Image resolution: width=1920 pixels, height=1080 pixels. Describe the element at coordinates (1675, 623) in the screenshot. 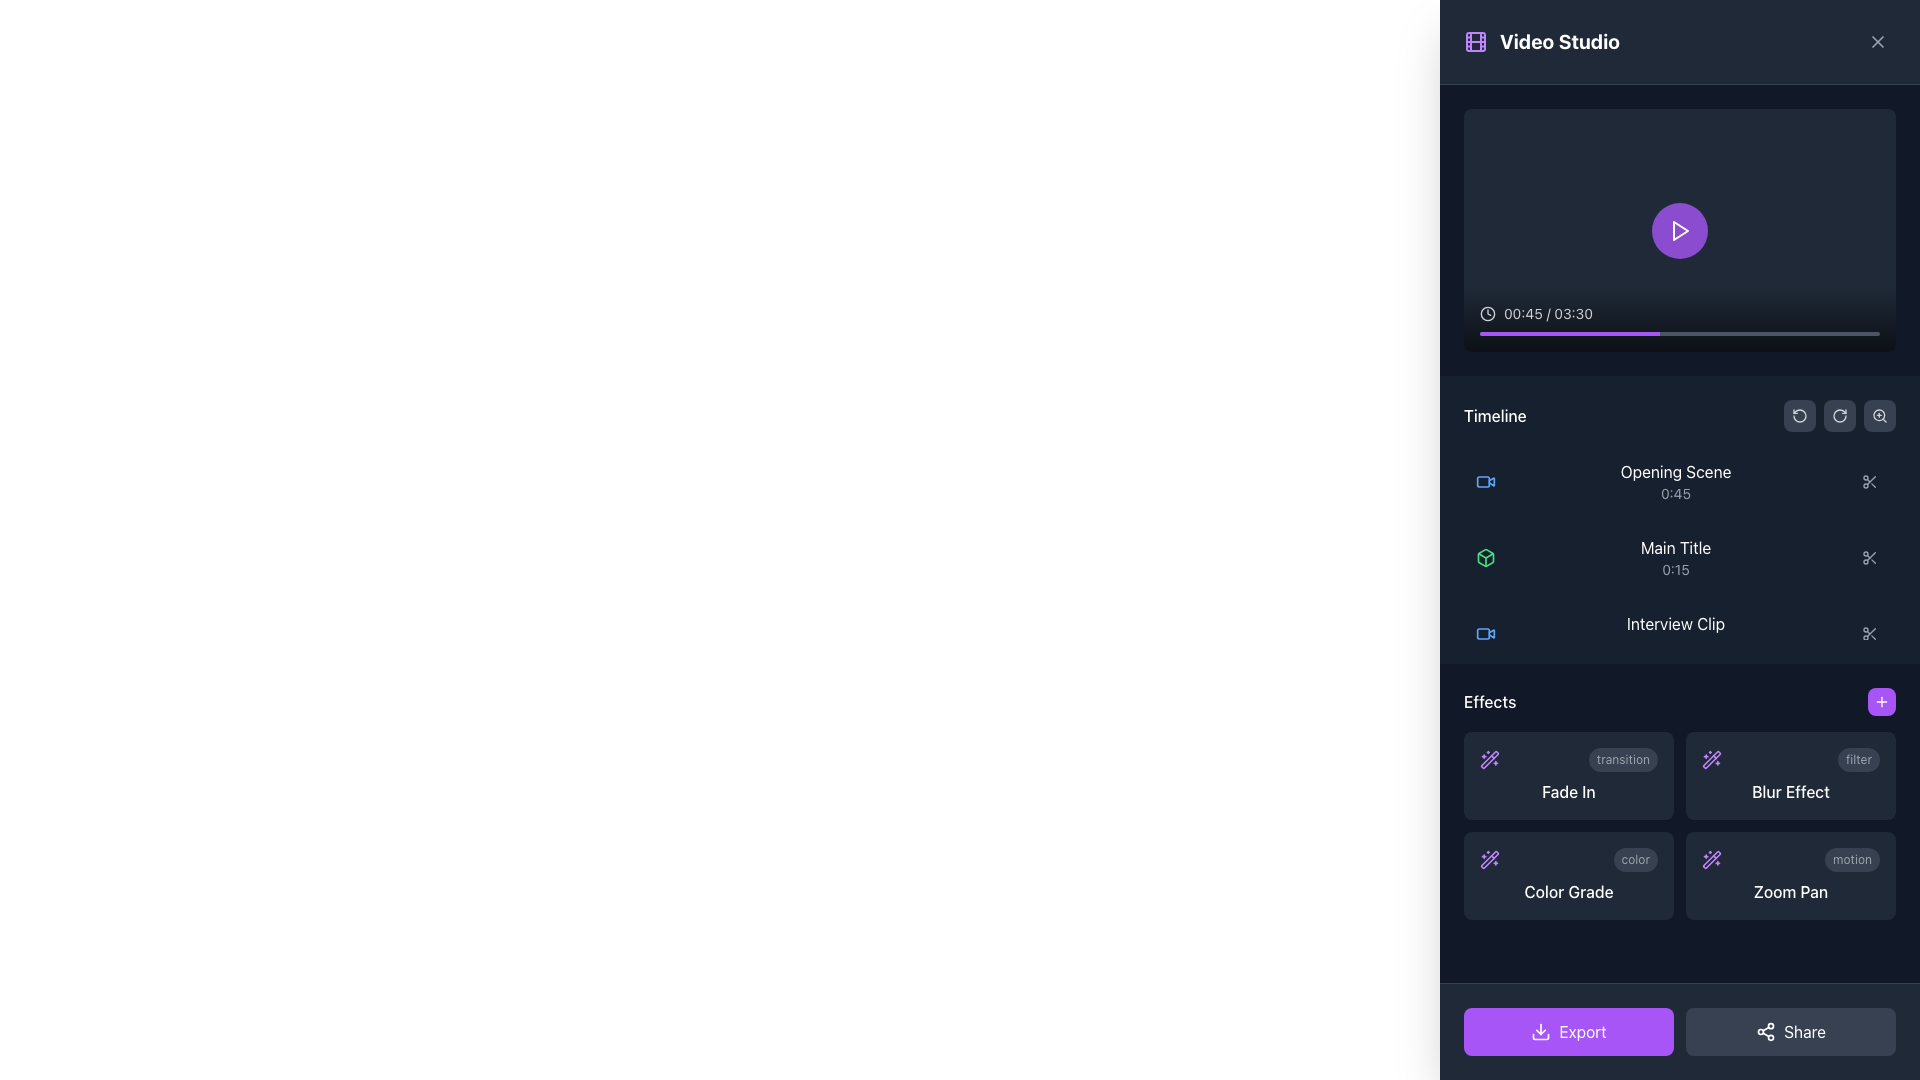

I see `the left-aligned text label in the 'Timeline' section under the 'Main Title' entry` at that location.